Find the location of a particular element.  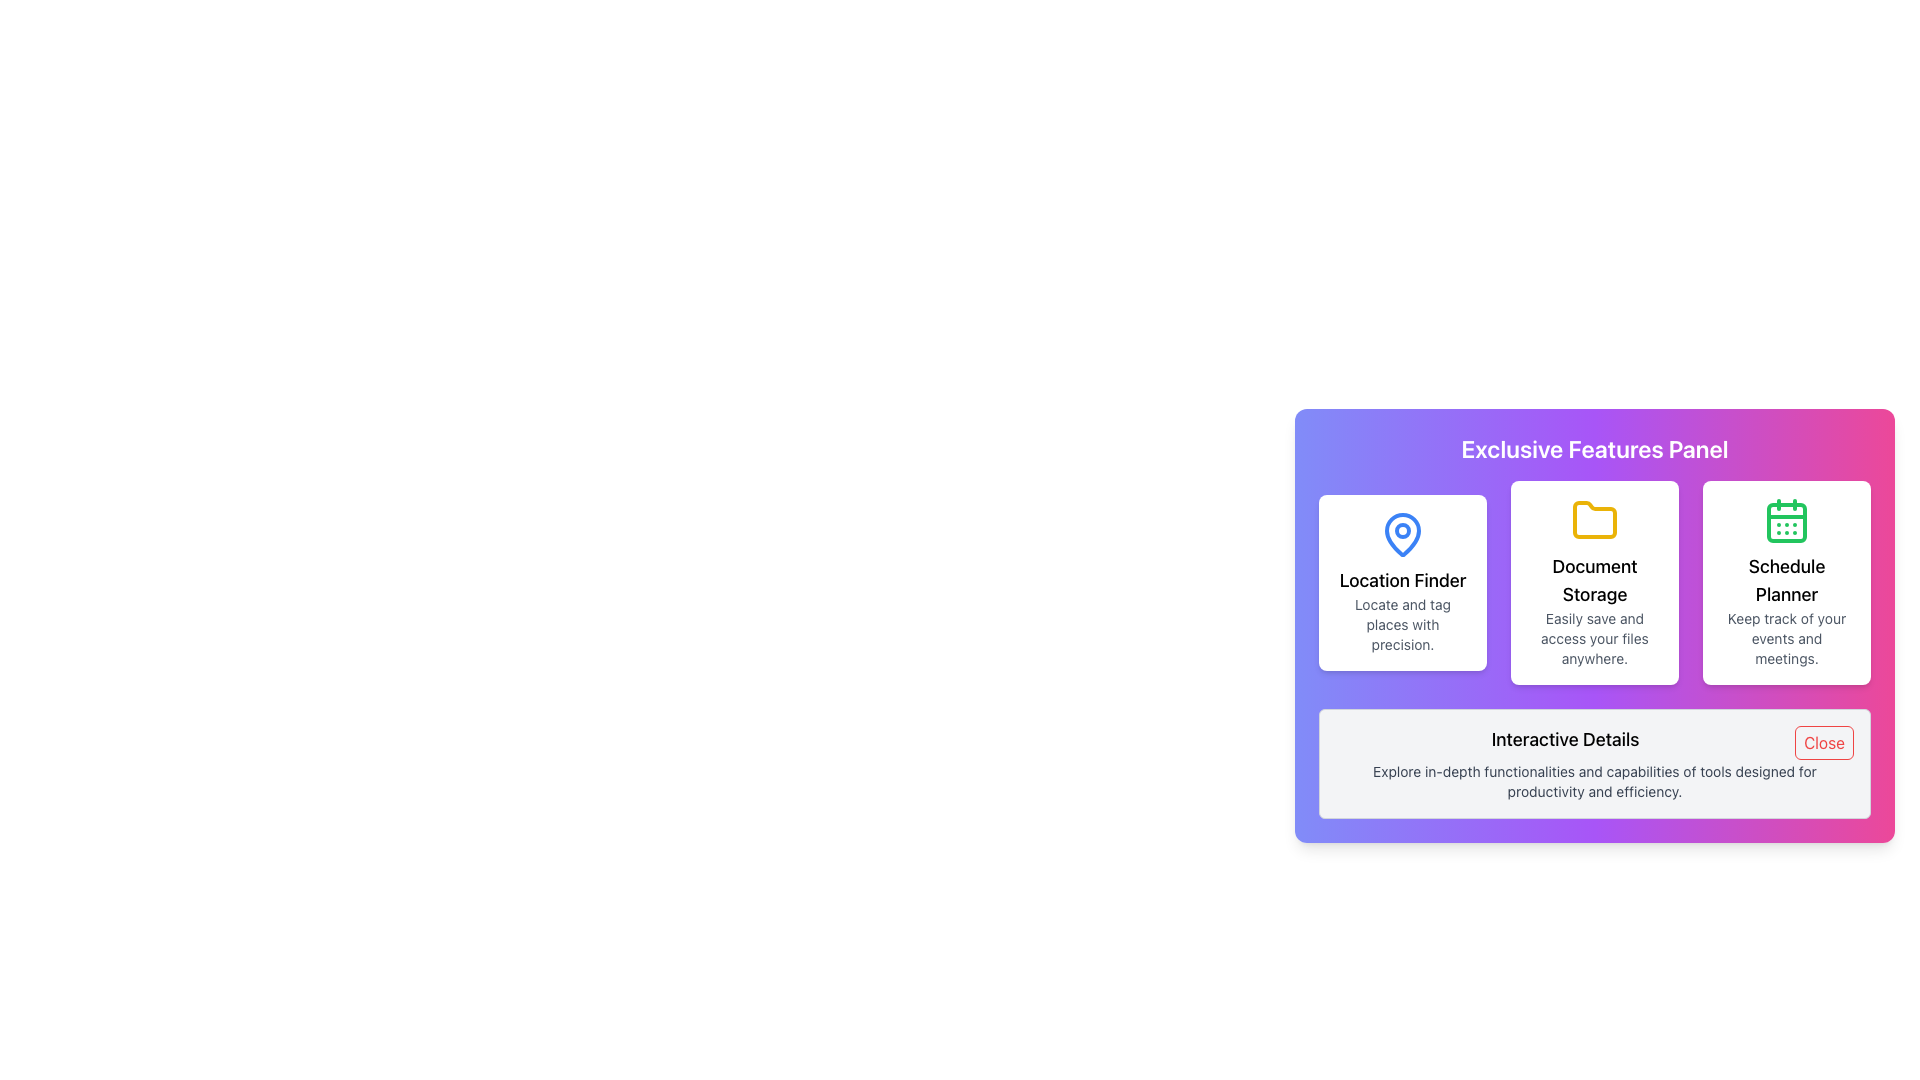

the informational card about 'Document Storage', which is the middle card in a horizontally-arranged grid of three cards is located at coordinates (1593, 582).